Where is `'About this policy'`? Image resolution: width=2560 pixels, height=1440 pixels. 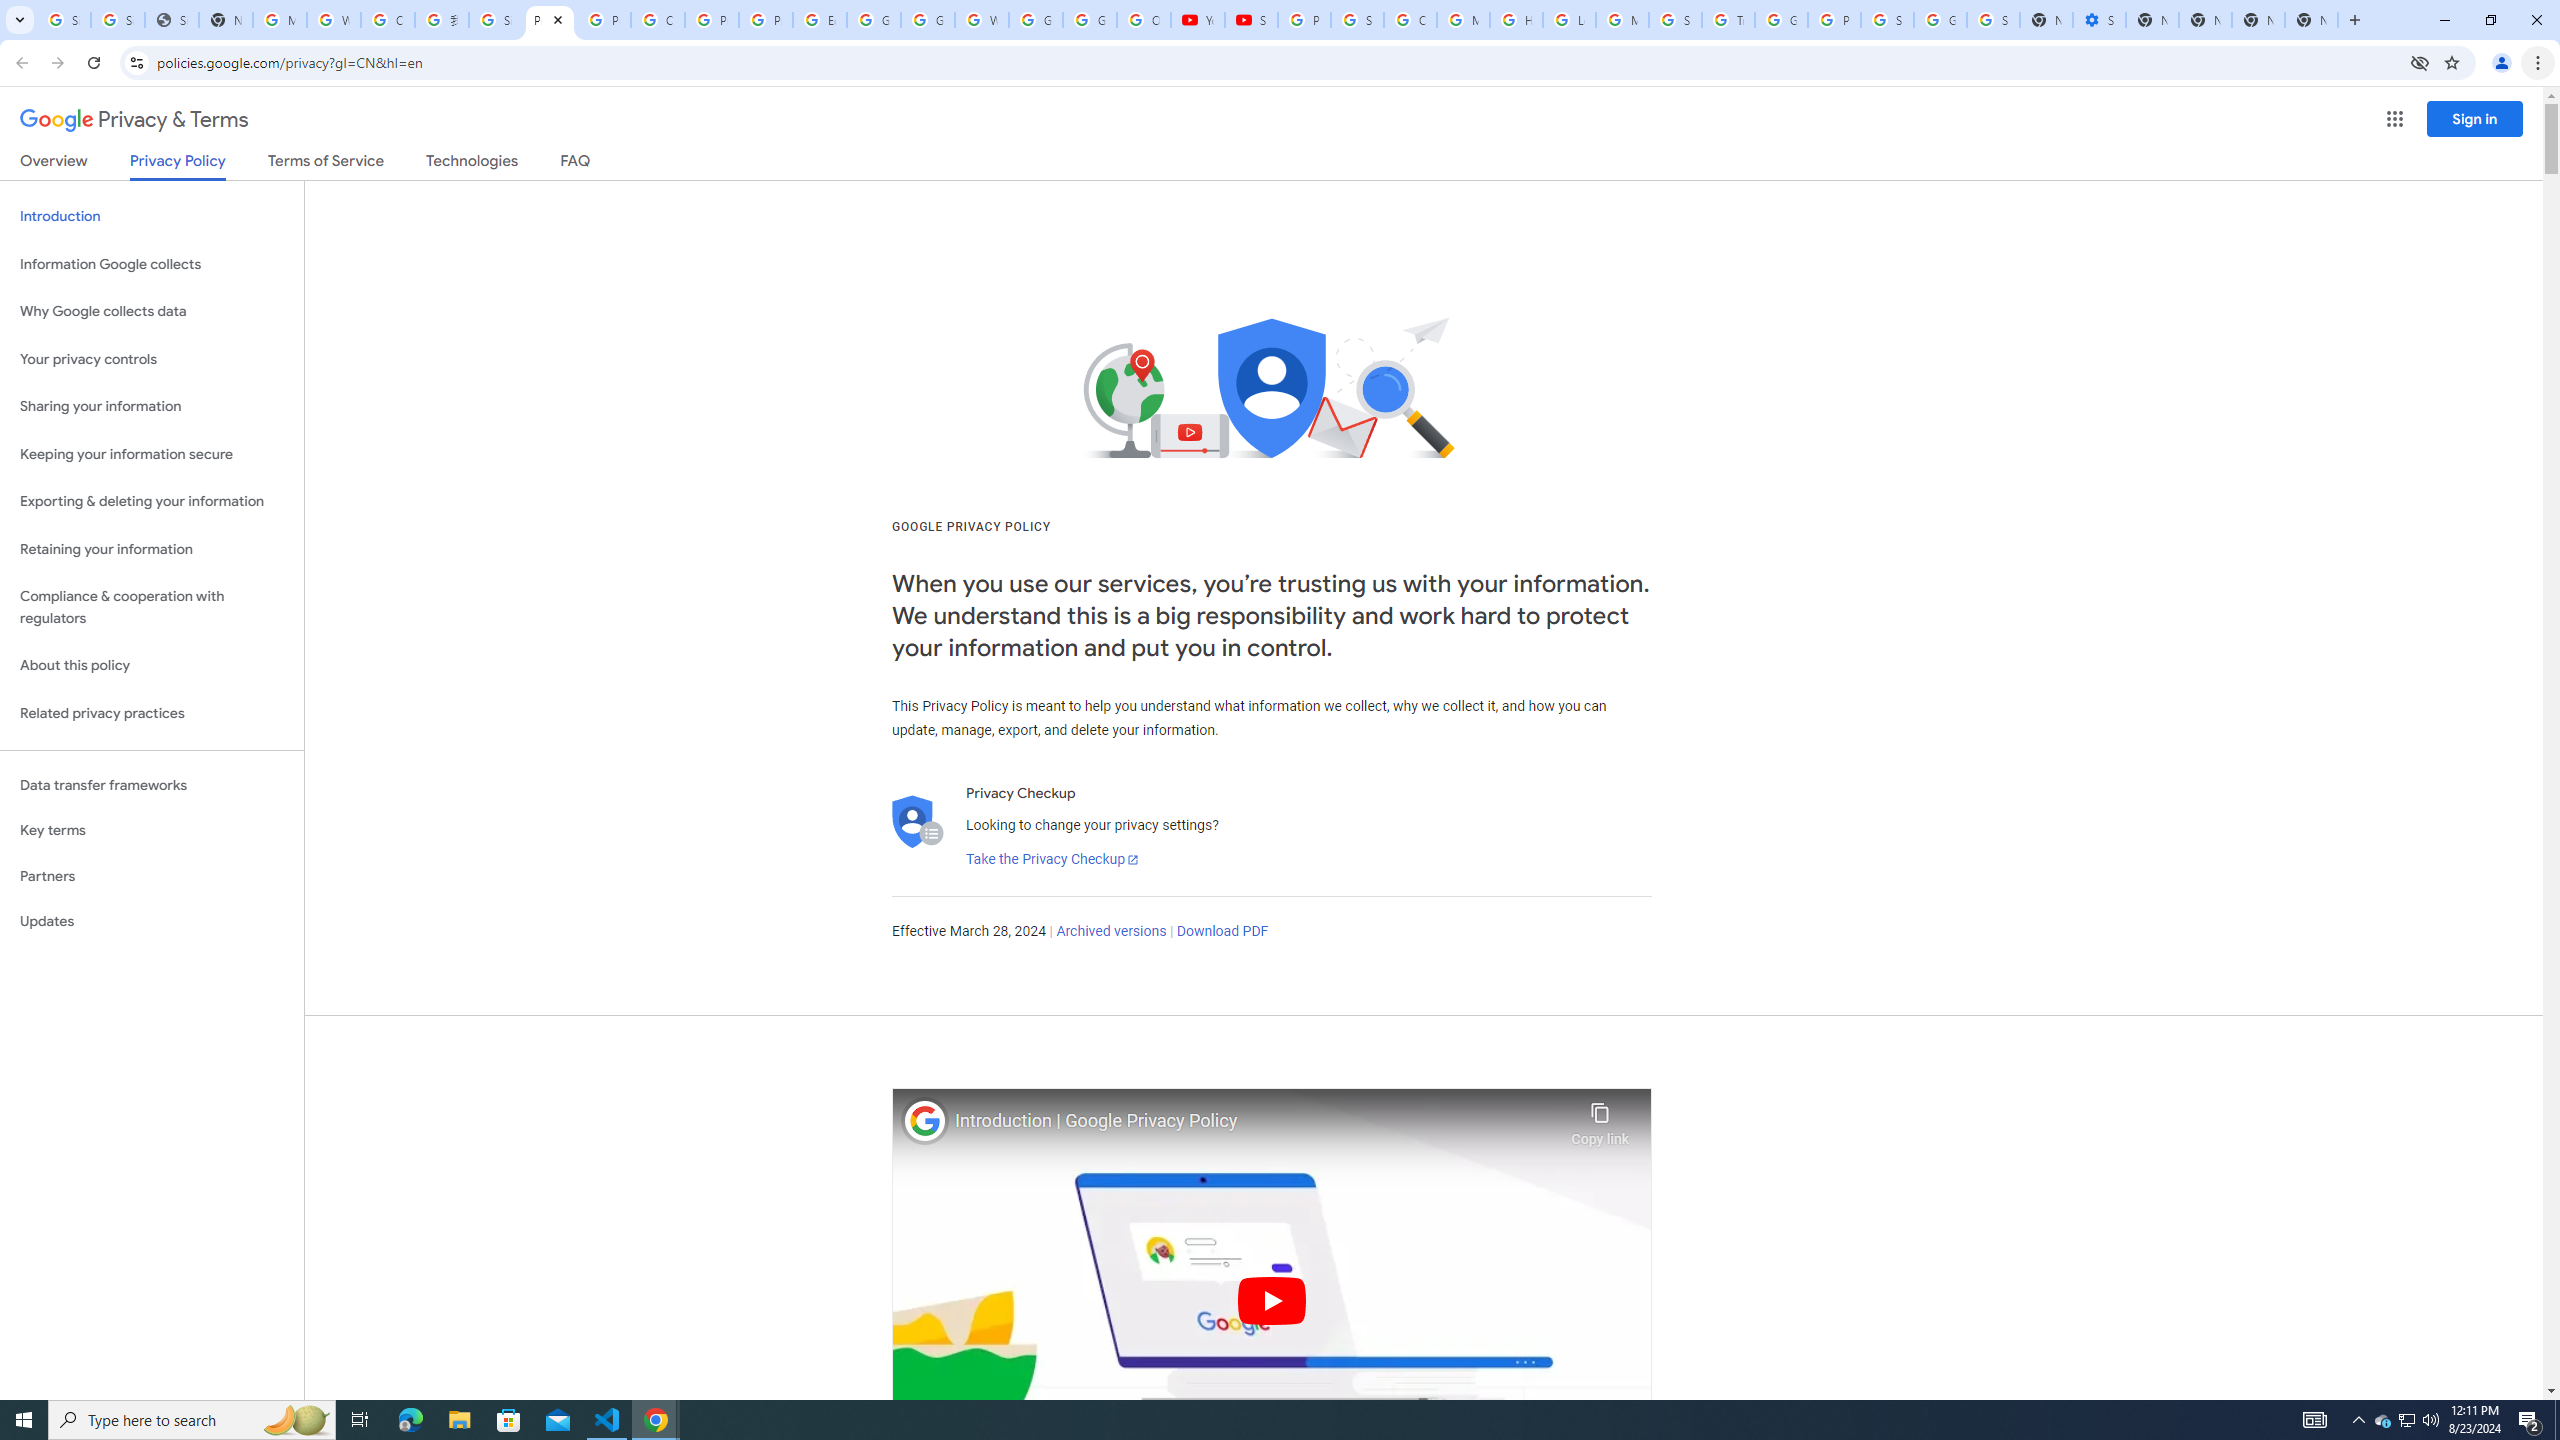
'About this policy' is located at coordinates (151, 666).